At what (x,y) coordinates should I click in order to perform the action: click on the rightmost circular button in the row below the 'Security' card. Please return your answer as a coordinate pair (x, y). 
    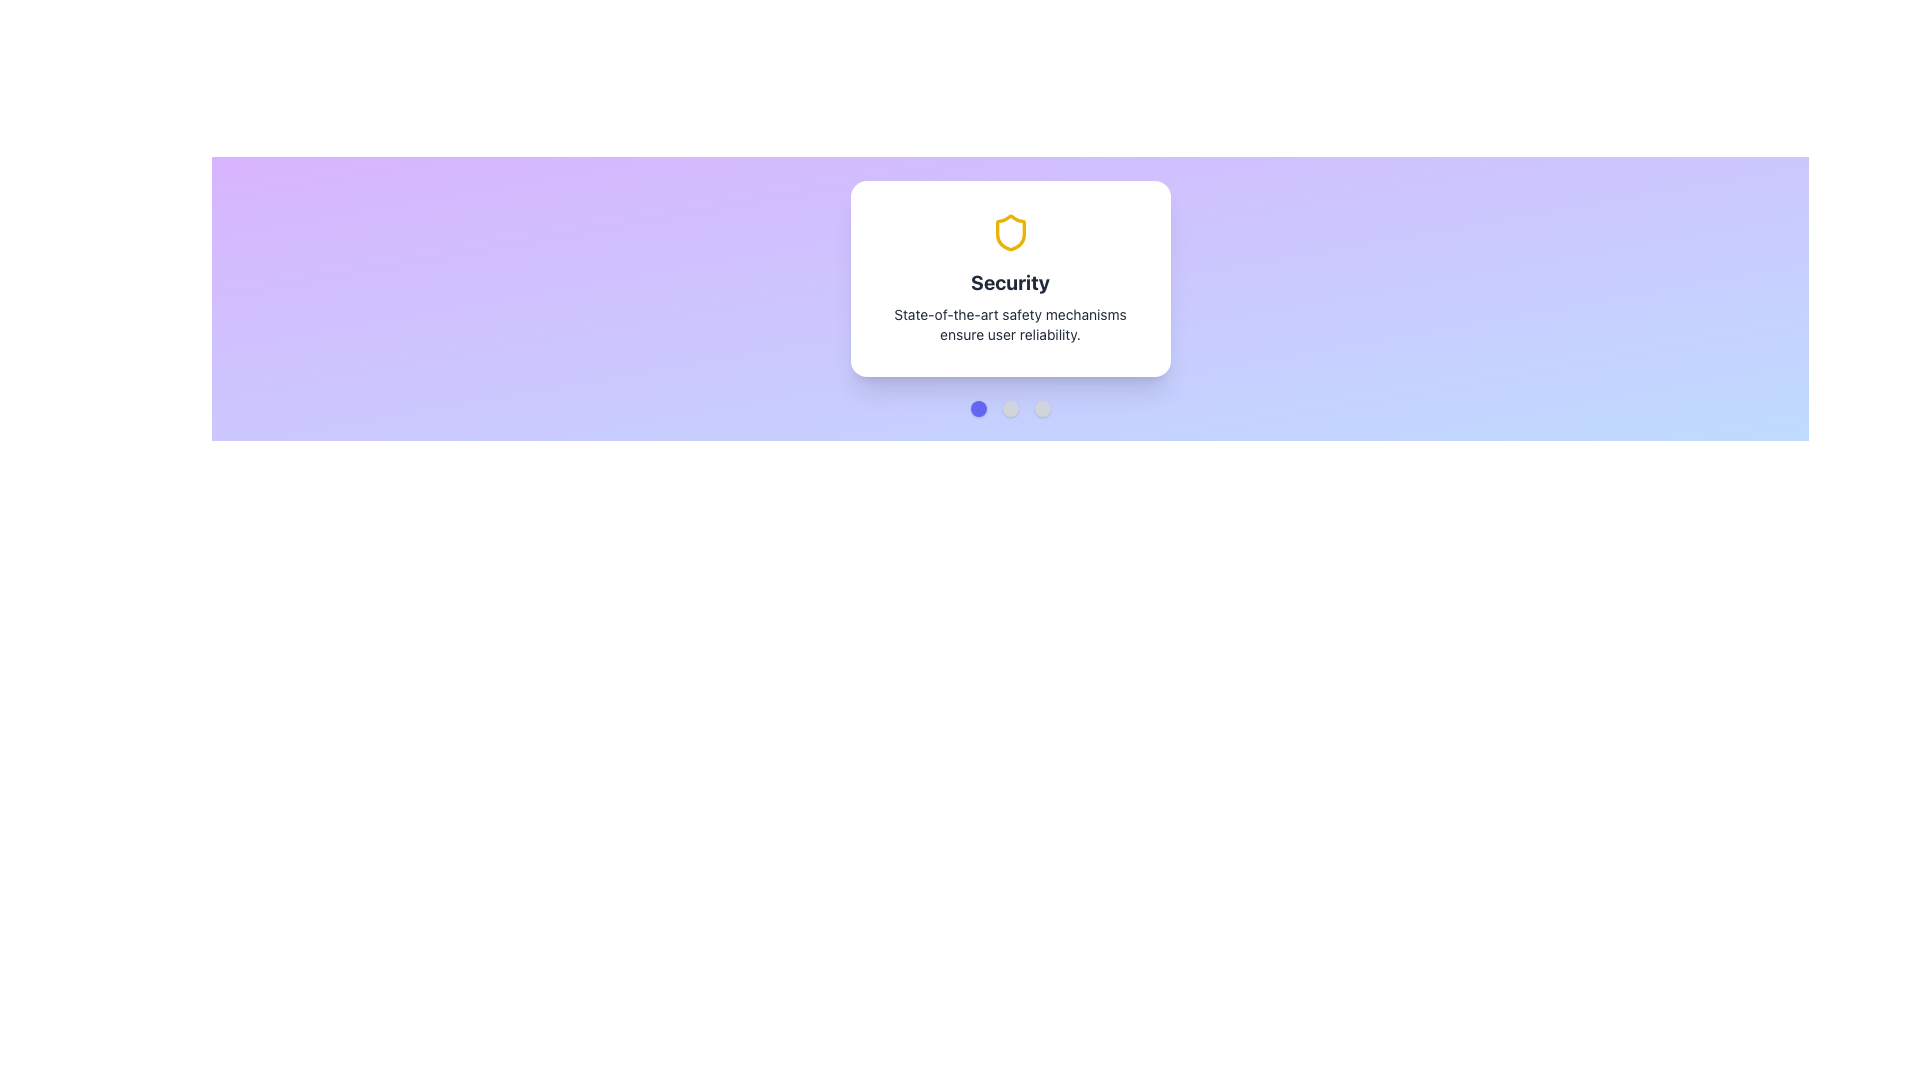
    Looking at the image, I should click on (1041, 407).